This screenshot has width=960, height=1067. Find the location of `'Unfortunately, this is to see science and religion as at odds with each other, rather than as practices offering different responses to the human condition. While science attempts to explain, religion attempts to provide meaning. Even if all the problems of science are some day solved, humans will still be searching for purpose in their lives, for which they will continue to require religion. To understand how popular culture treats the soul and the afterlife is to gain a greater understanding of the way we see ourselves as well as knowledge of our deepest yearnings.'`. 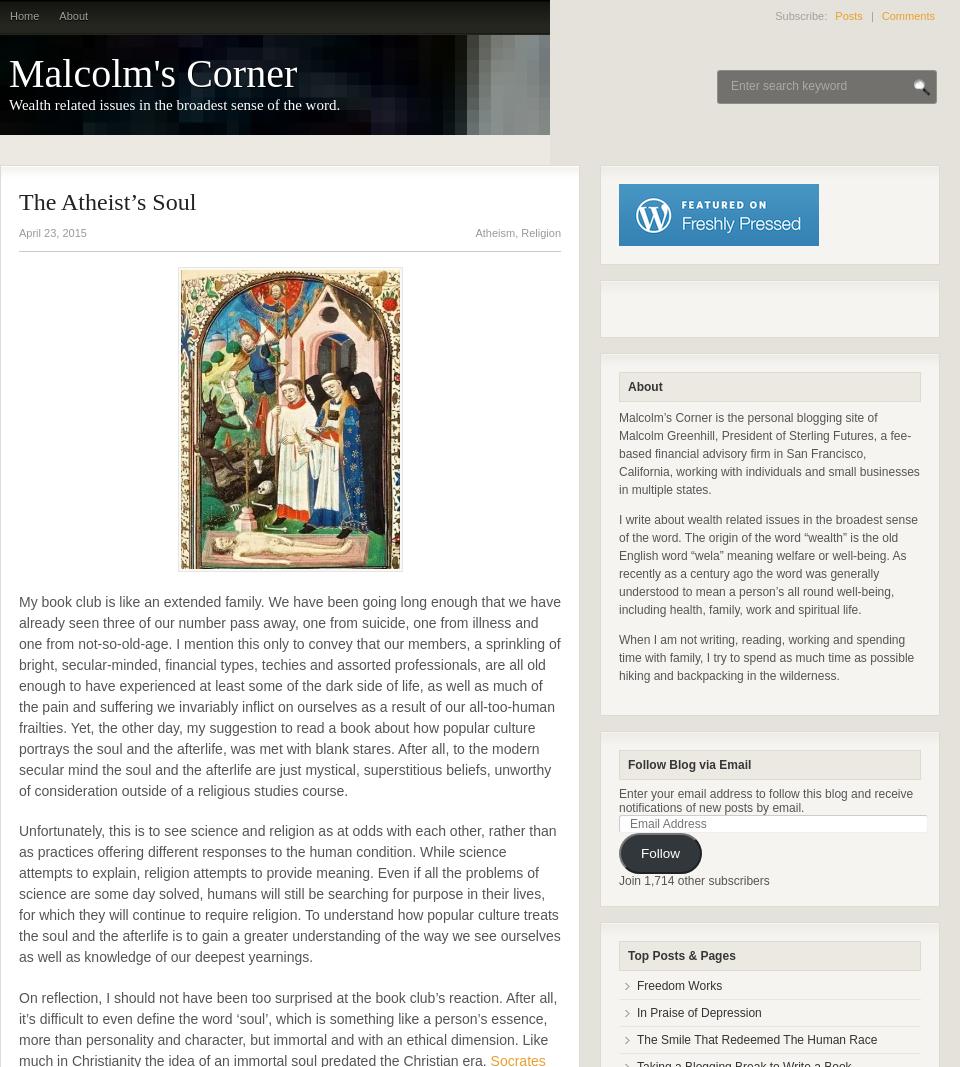

'Unfortunately, this is to see science and religion as at odds with each other, rather than as practices offering different responses to the human condition. While science attempts to explain, religion attempts to provide meaning. Even if all the problems of science are some day solved, humans will still be searching for purpose in their lives, for which they will continue to require religion. To understand how popular culture treats the soul and the afterlife is to gain a greater understanding of the way we see ourselves as well as knowledge of our deepest yearnings.' is located at coordinates (288, 894).